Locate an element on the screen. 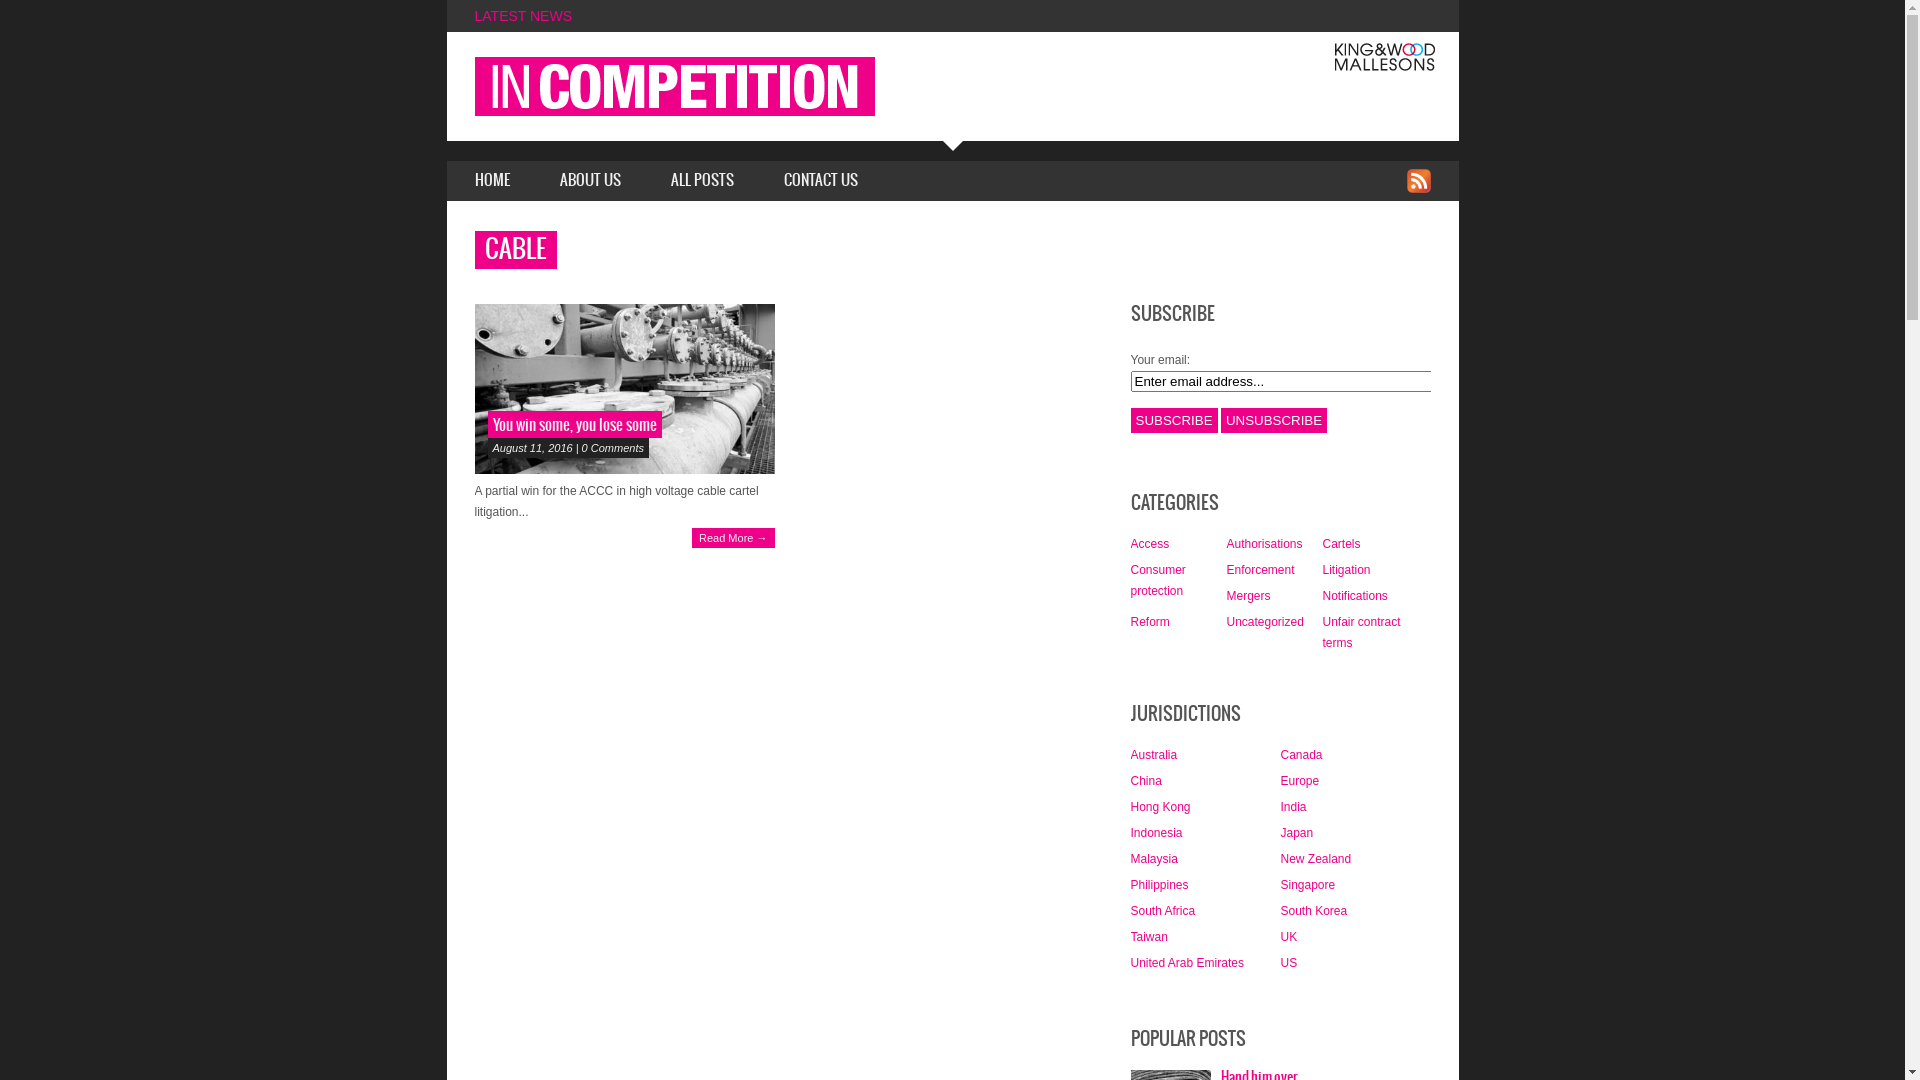 The width and height of the screenshot is (1920, 1080). 'UK' is located at coordinates (1288, 937).